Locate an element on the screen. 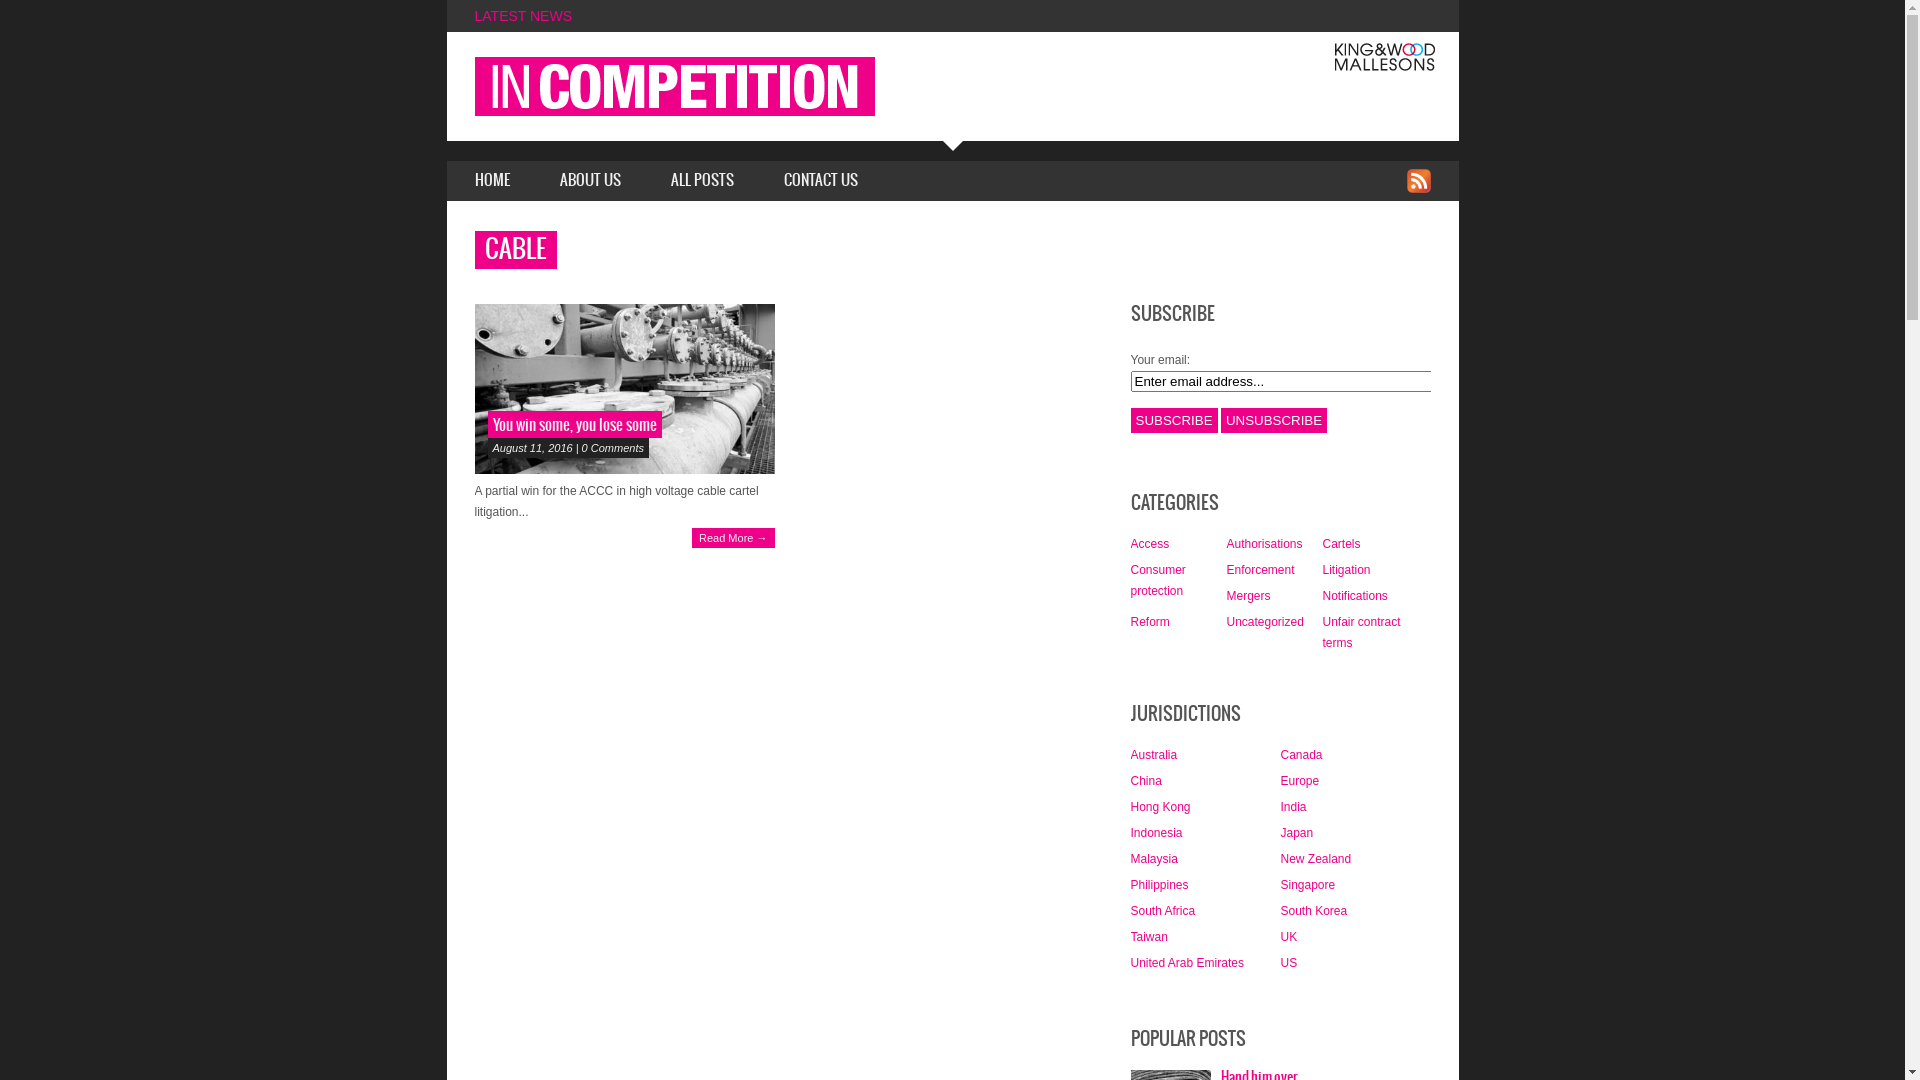 The width and height of the screenshot is (1920, 1080). 'UK' is located at coordinates (1288, 937).